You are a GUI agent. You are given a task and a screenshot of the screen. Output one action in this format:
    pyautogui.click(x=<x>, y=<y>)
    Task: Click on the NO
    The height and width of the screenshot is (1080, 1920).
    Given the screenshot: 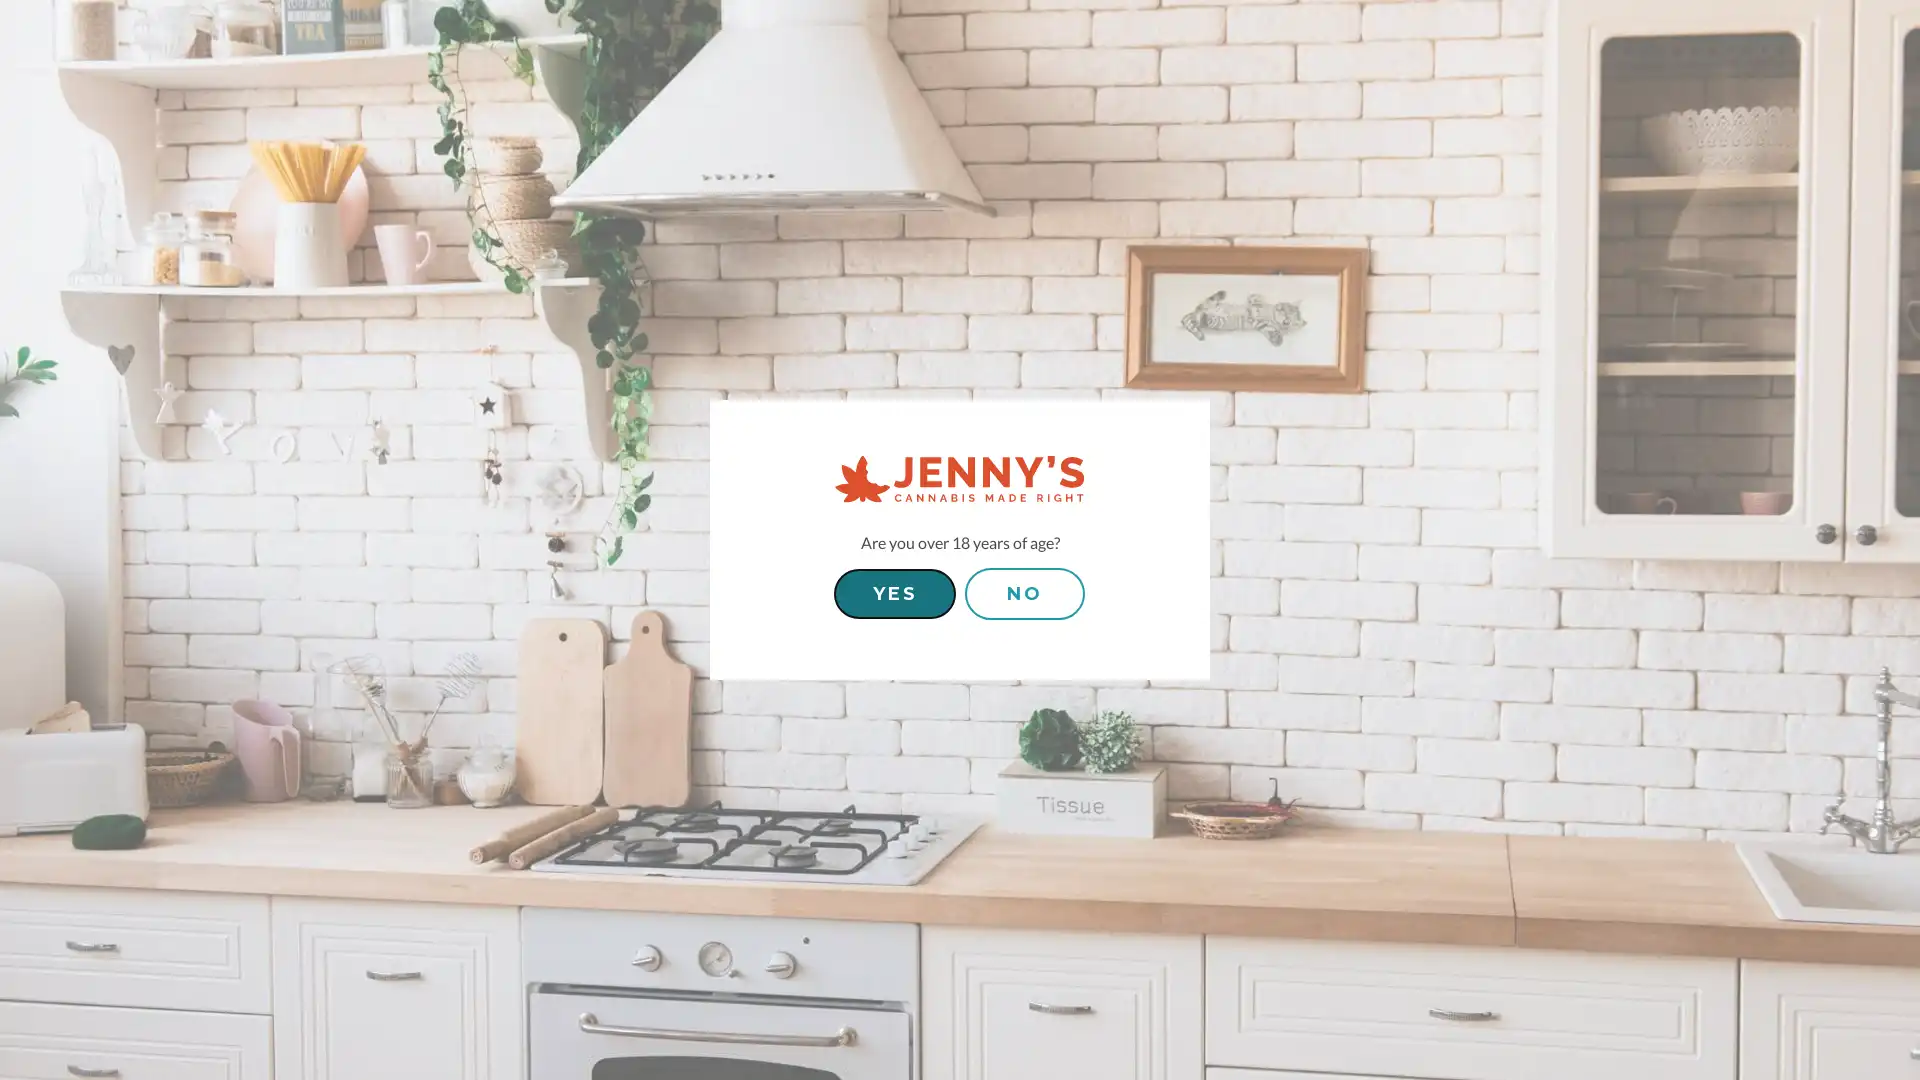 What is the action you would take?
    pyautogui.click(x=1025, y=592)
    